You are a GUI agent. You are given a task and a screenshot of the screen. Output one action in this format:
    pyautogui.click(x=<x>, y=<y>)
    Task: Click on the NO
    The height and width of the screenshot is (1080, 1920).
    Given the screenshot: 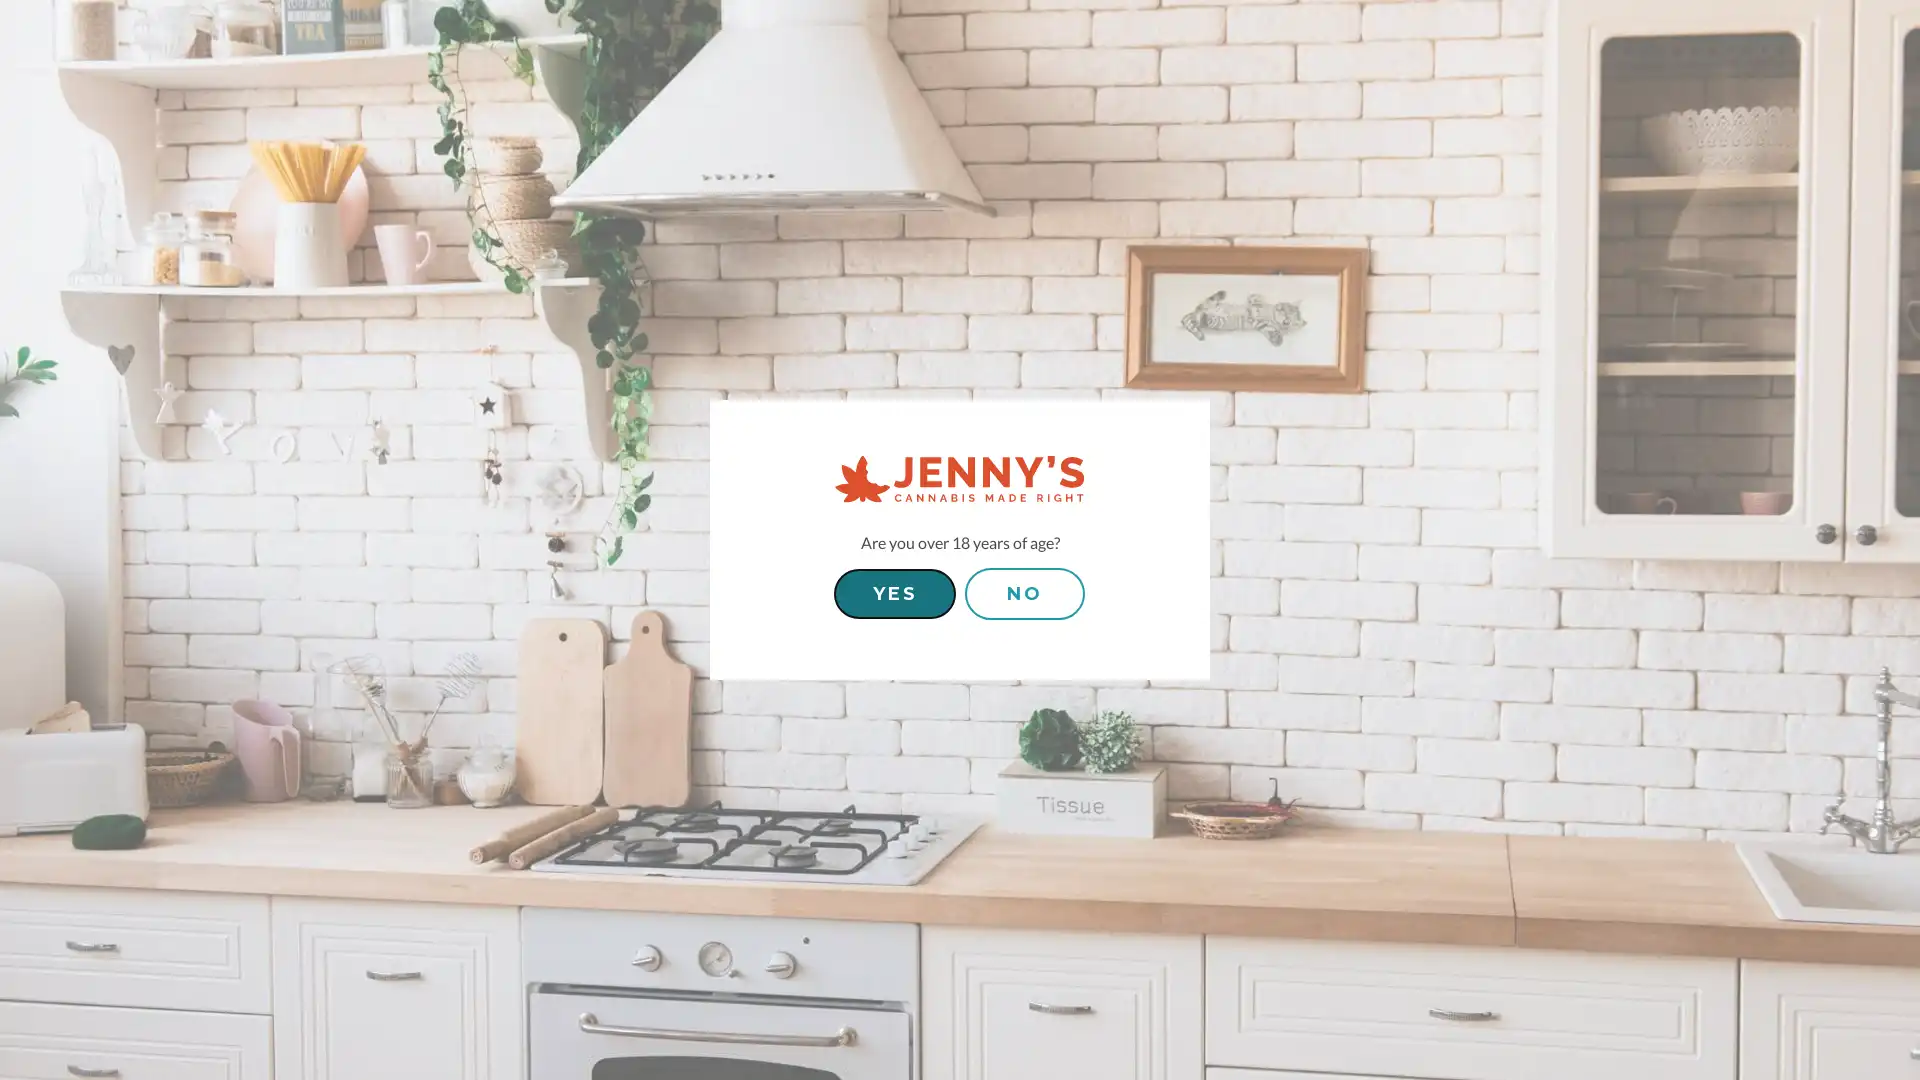 What is the action you would take?
    pyautogui.click(x=1025, y=592)
    